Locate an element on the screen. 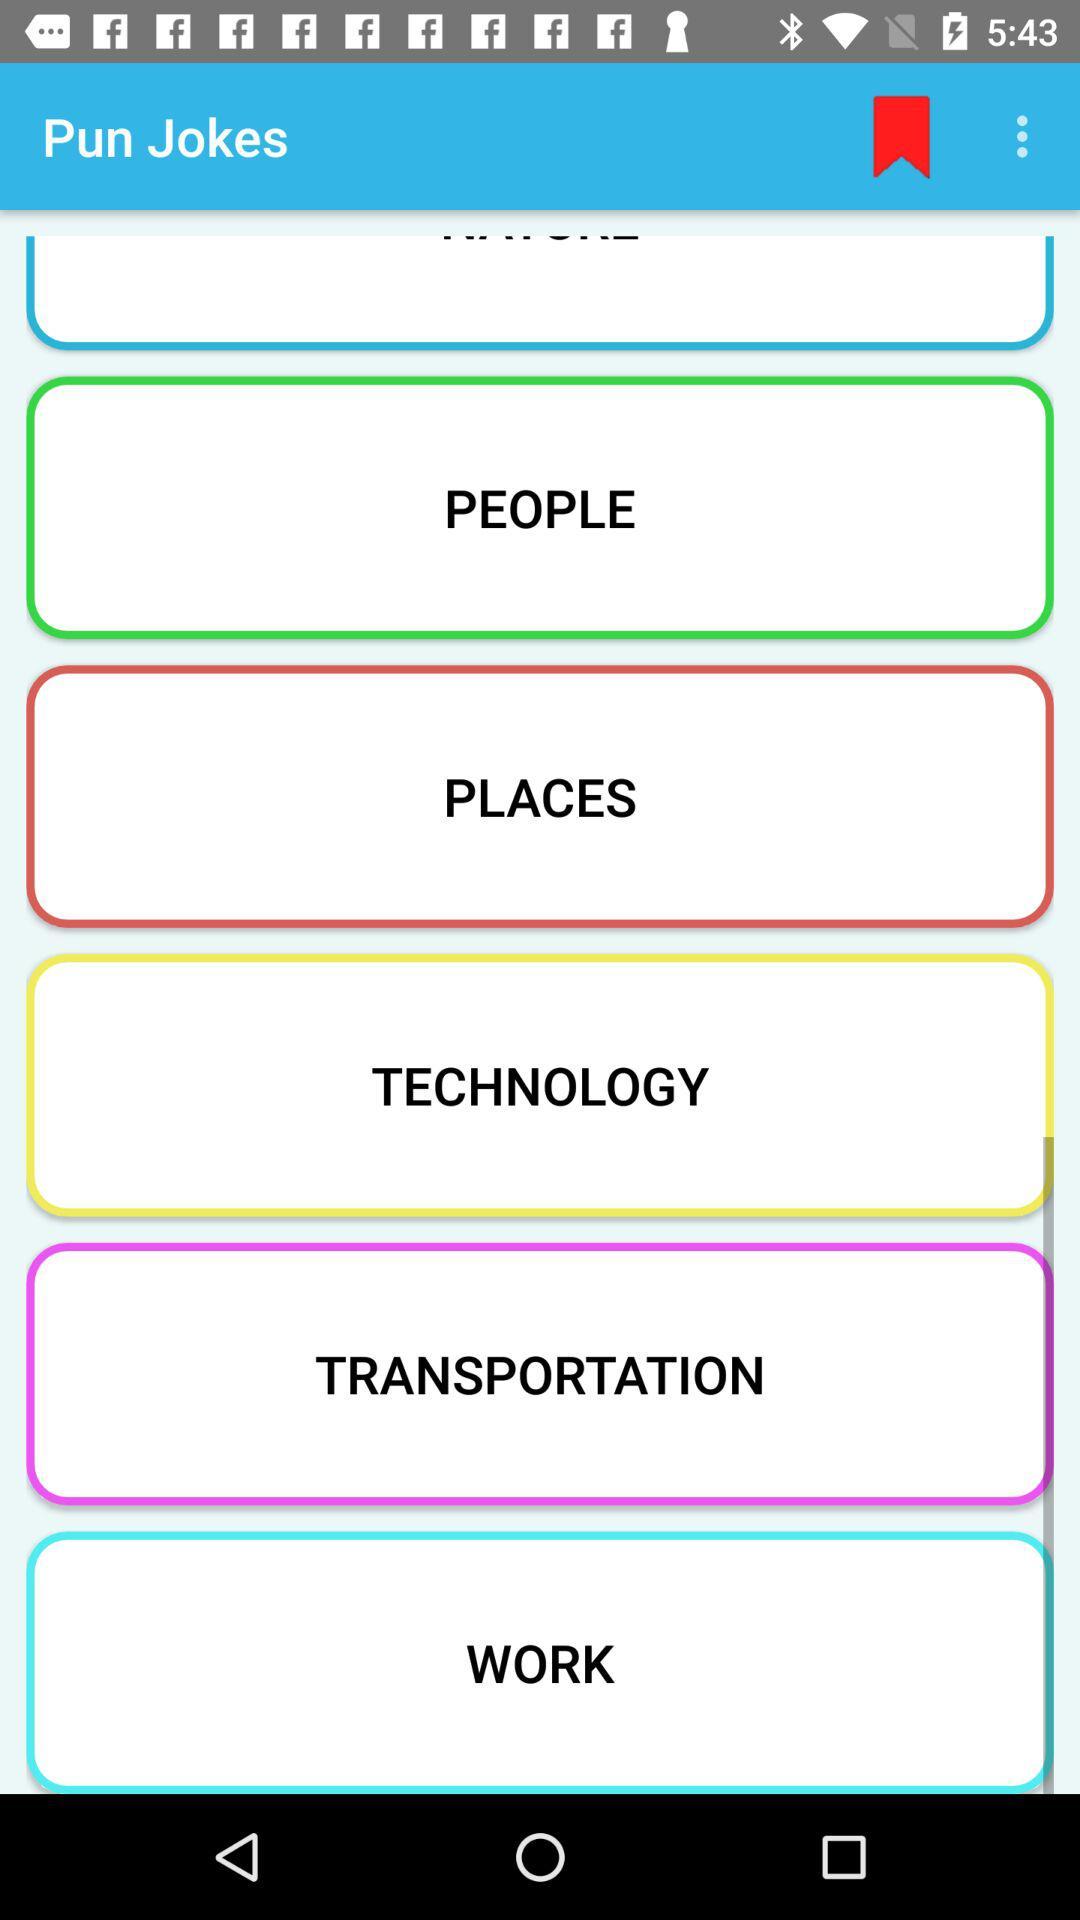 The image size is (1080, 1920). item below the technology icon is located at coordinates (540, 1372).